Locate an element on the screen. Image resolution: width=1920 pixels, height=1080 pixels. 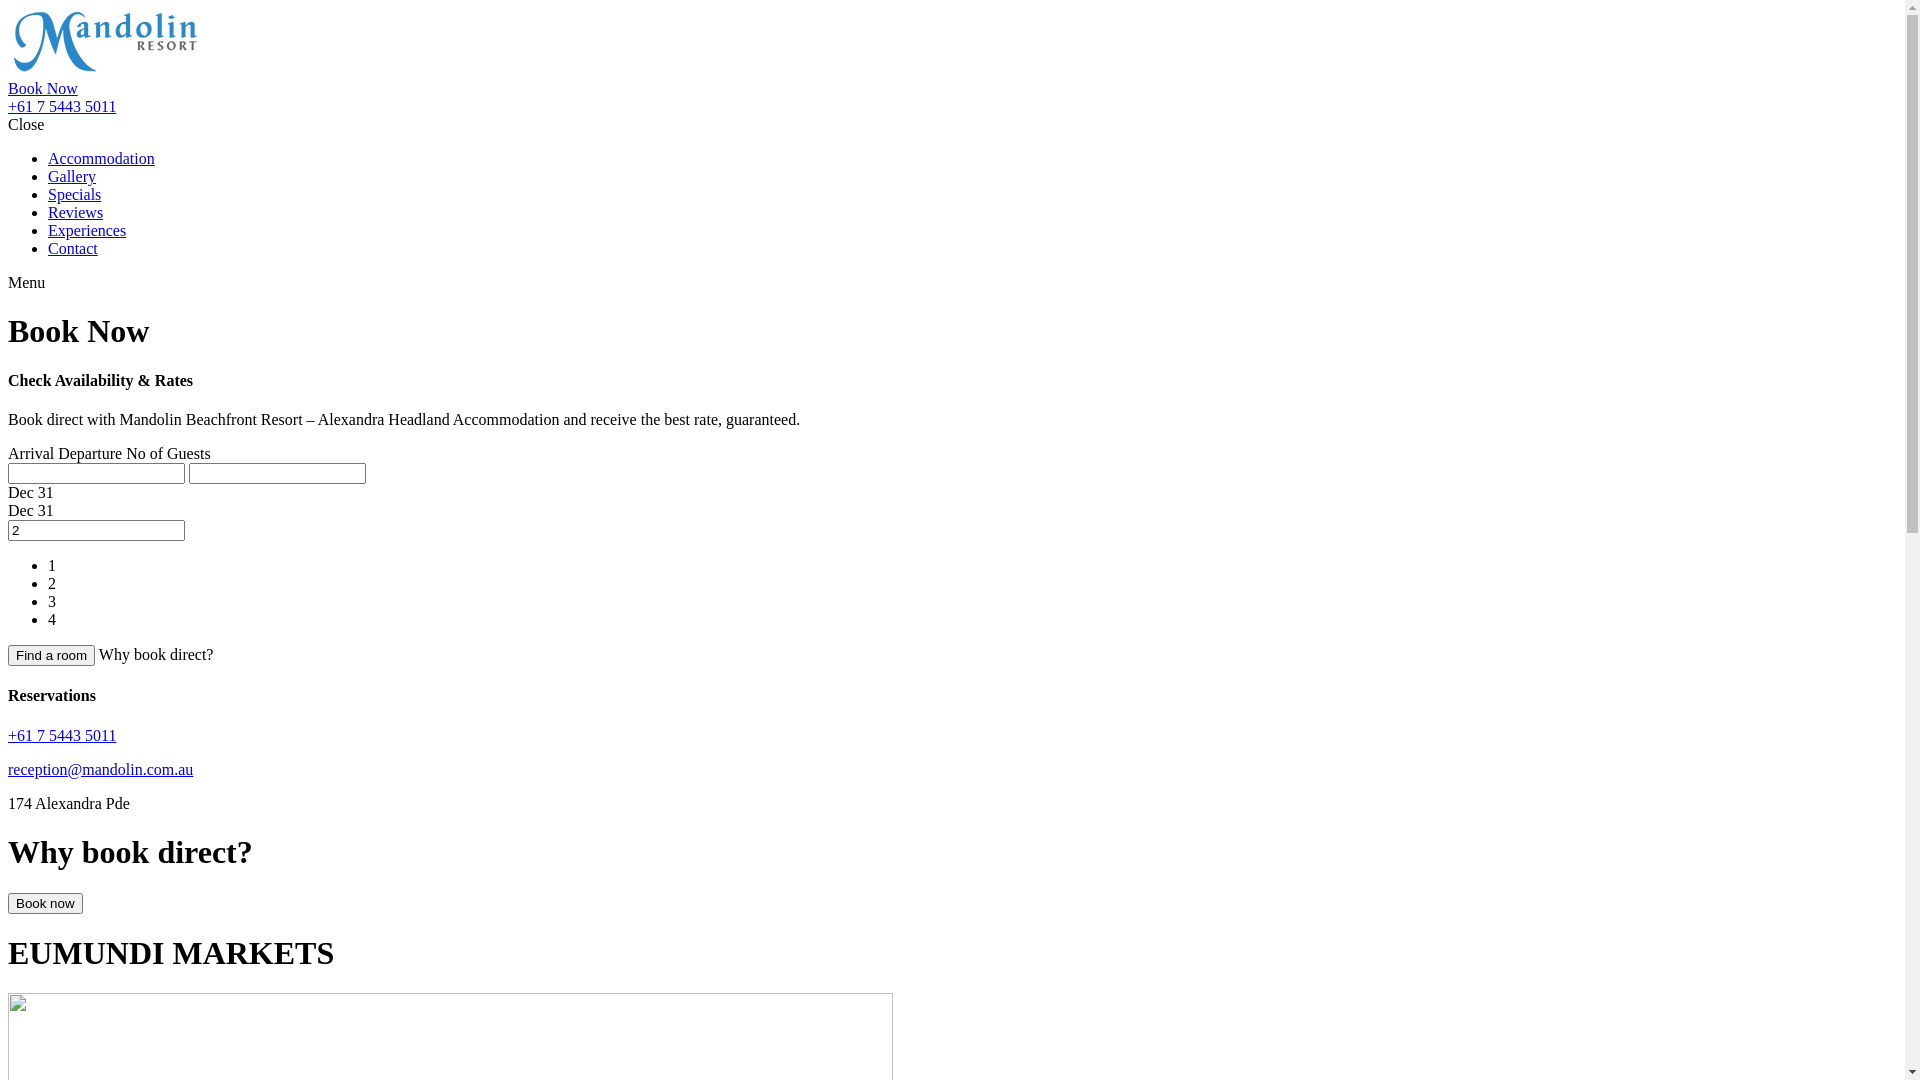
'Book now' is located at coordinates (45, 903).